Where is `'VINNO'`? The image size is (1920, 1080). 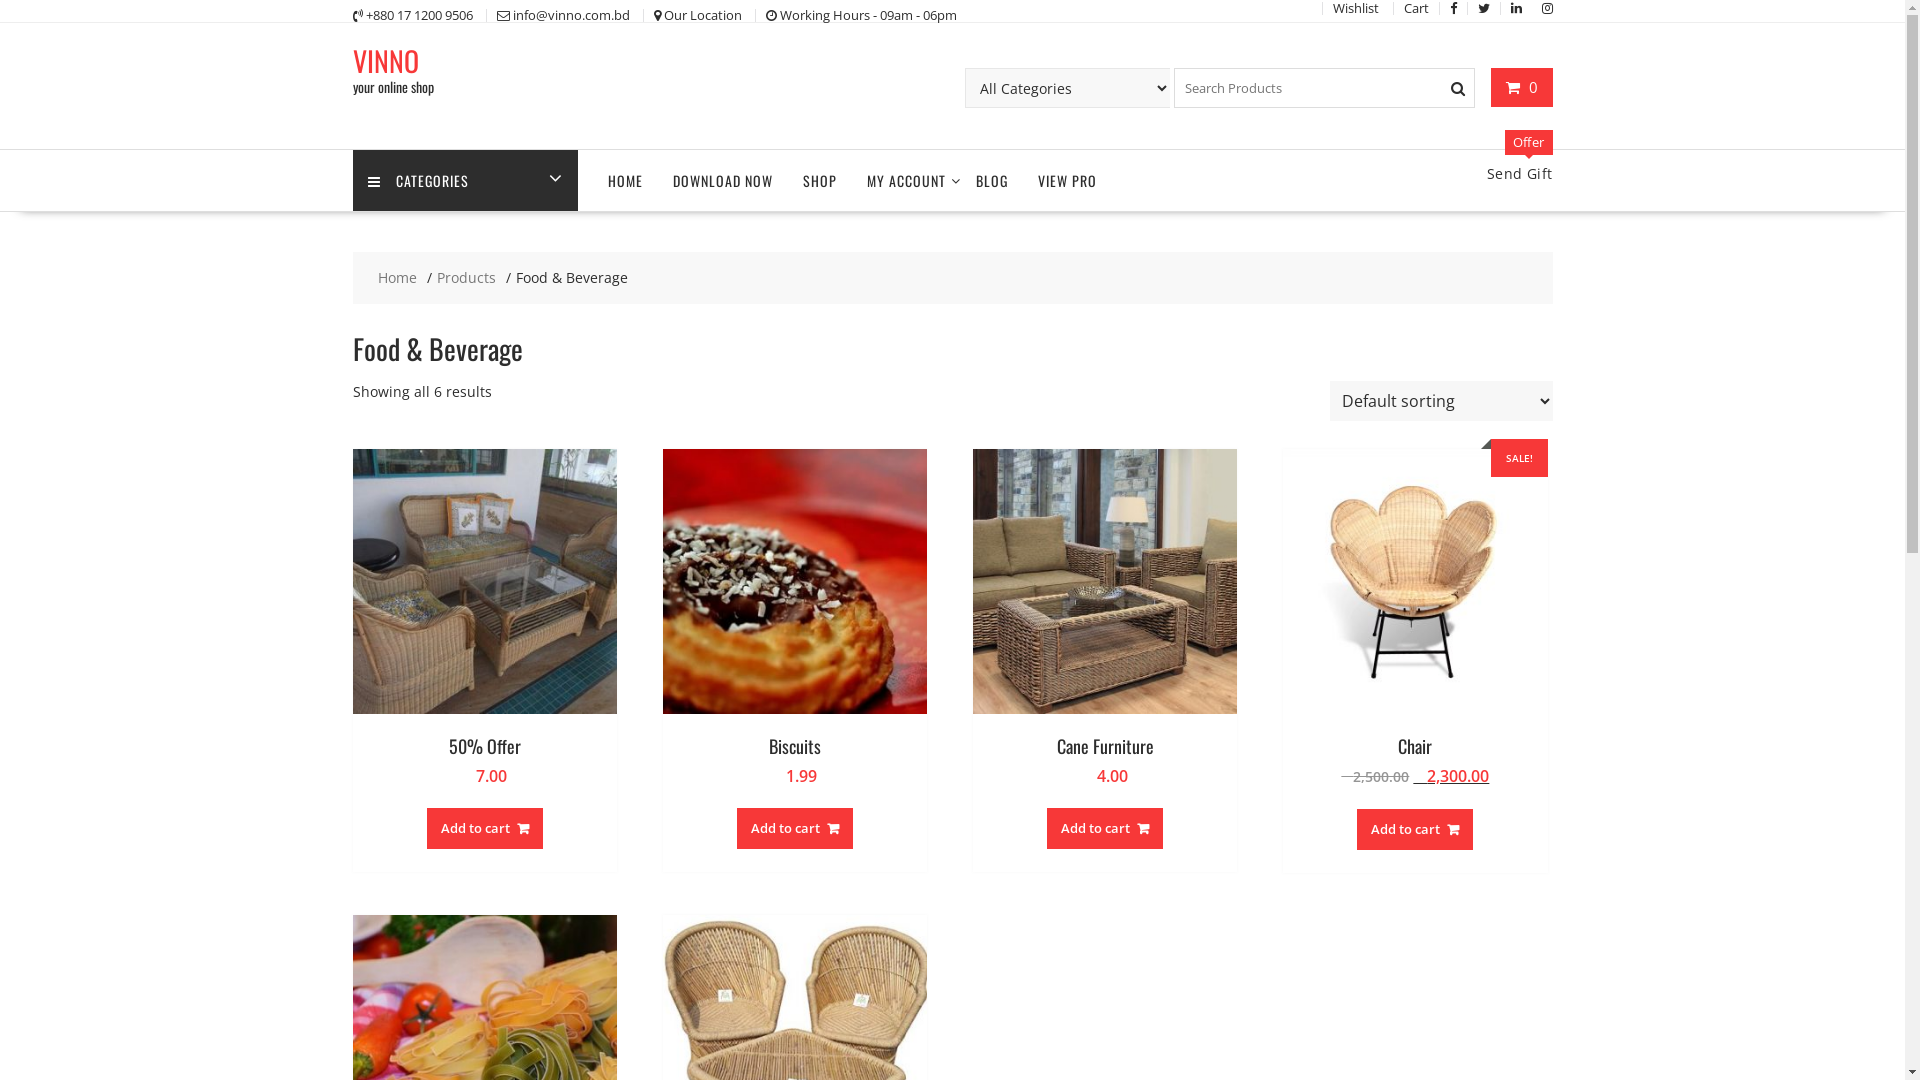 'VINNO' is located at coordinates (384, 59).